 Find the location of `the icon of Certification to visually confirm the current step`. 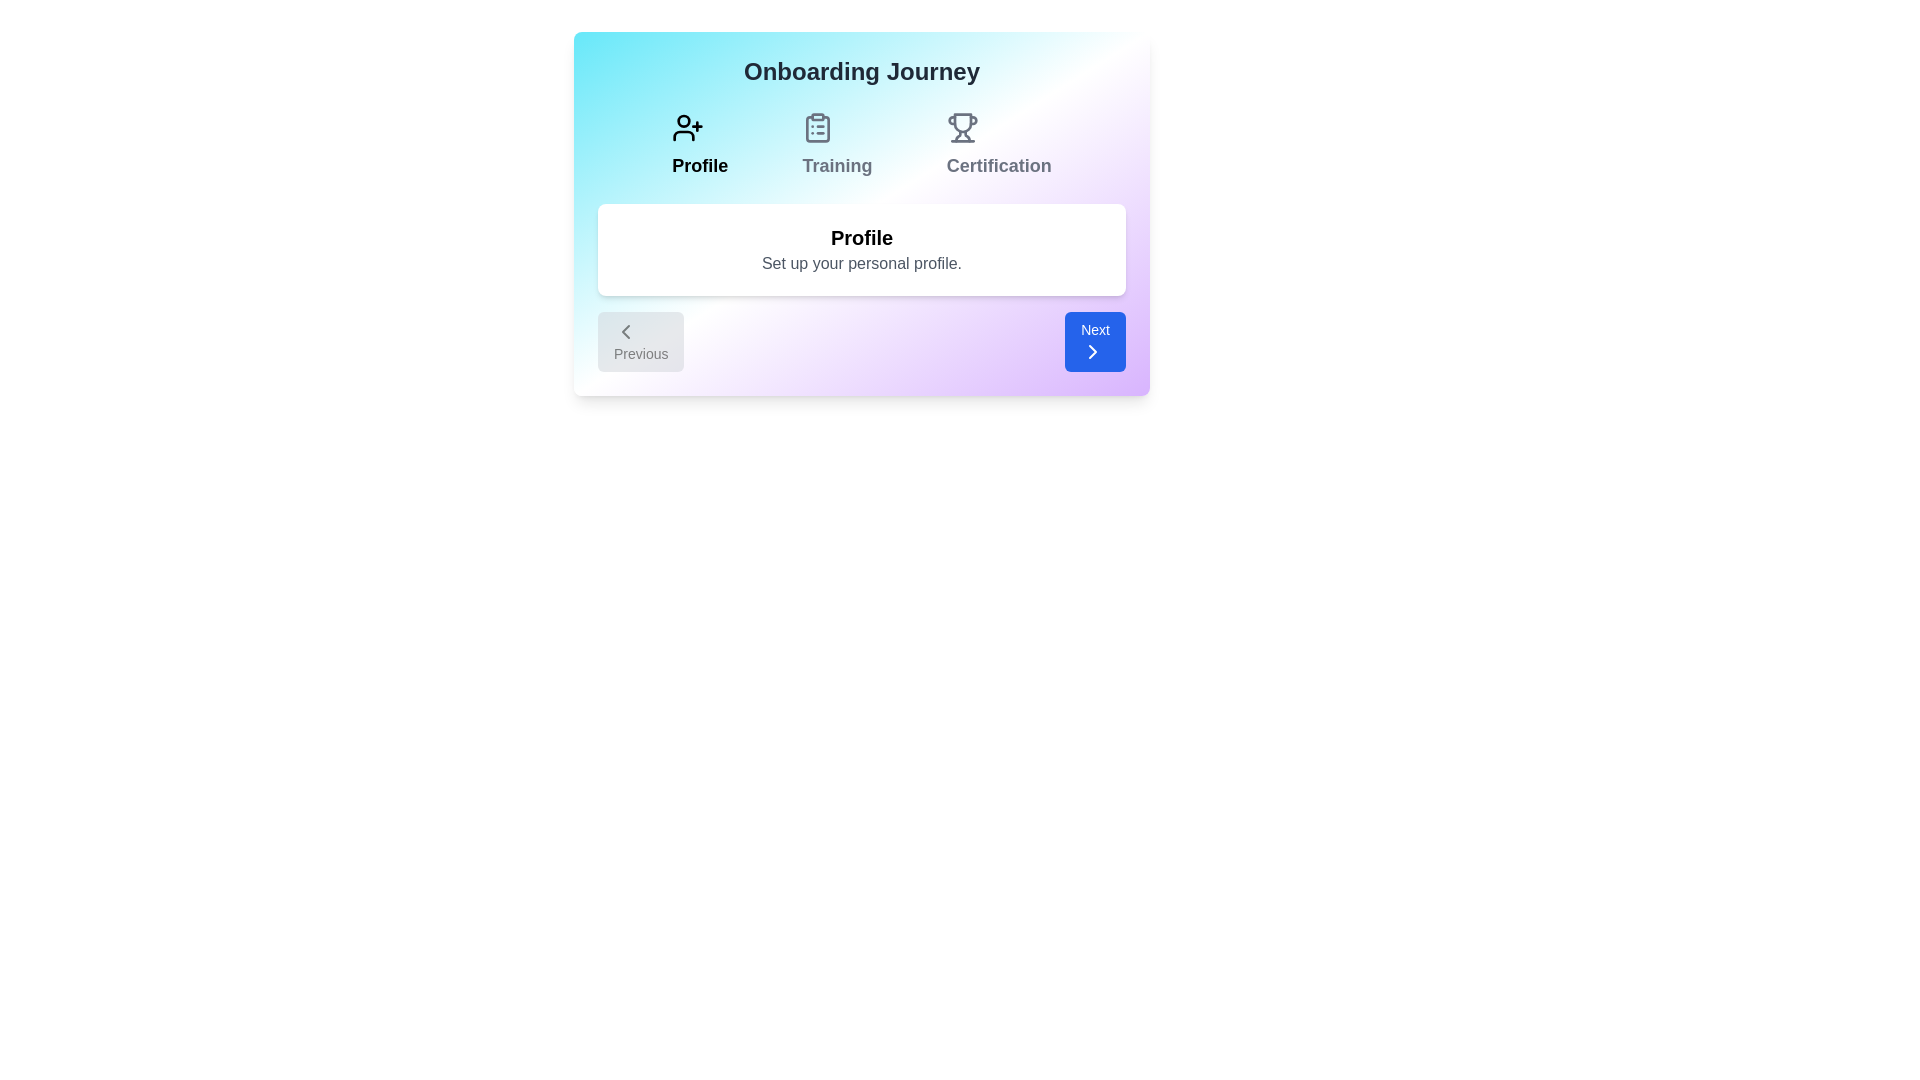

the icon of Certification to visually confirm the current step is located at coordinates (998, 127).